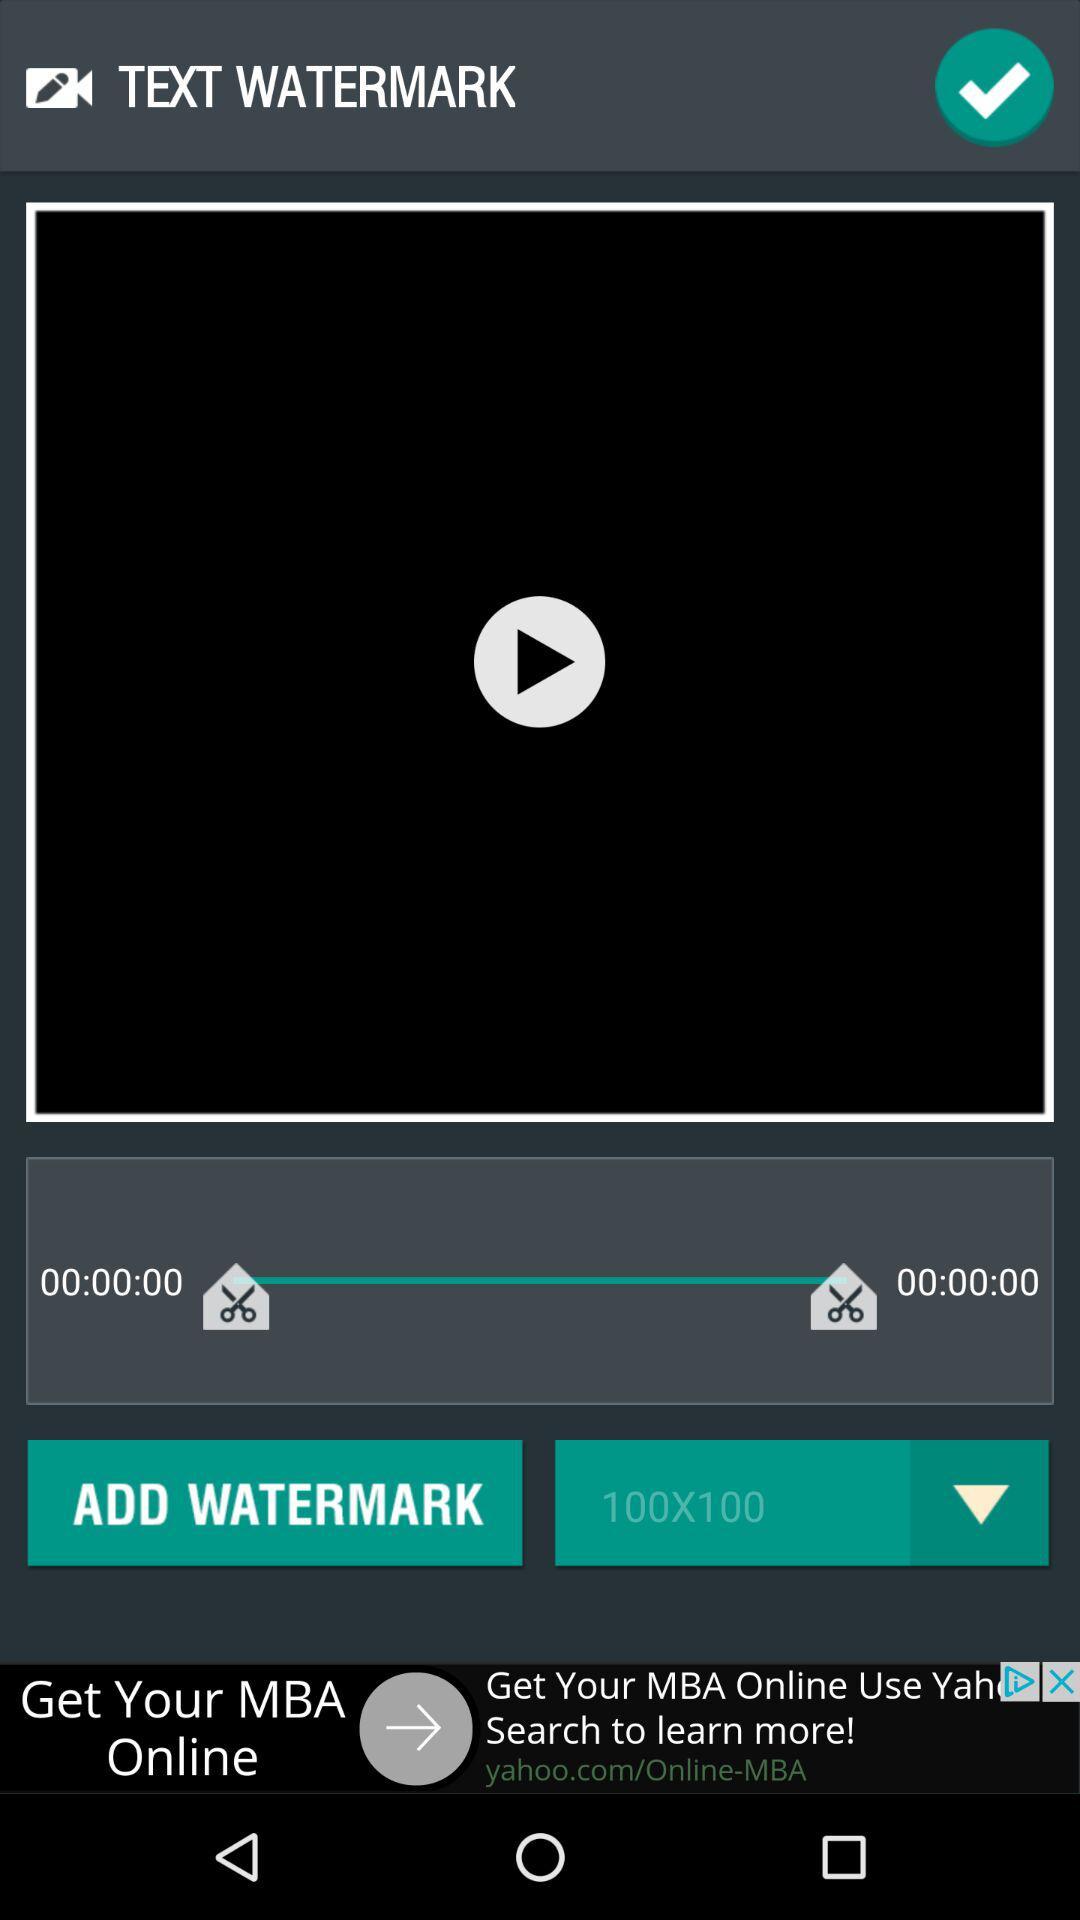  Describe the element at coordinates (538, 661) in the screenshot. I see `buton` at that location.